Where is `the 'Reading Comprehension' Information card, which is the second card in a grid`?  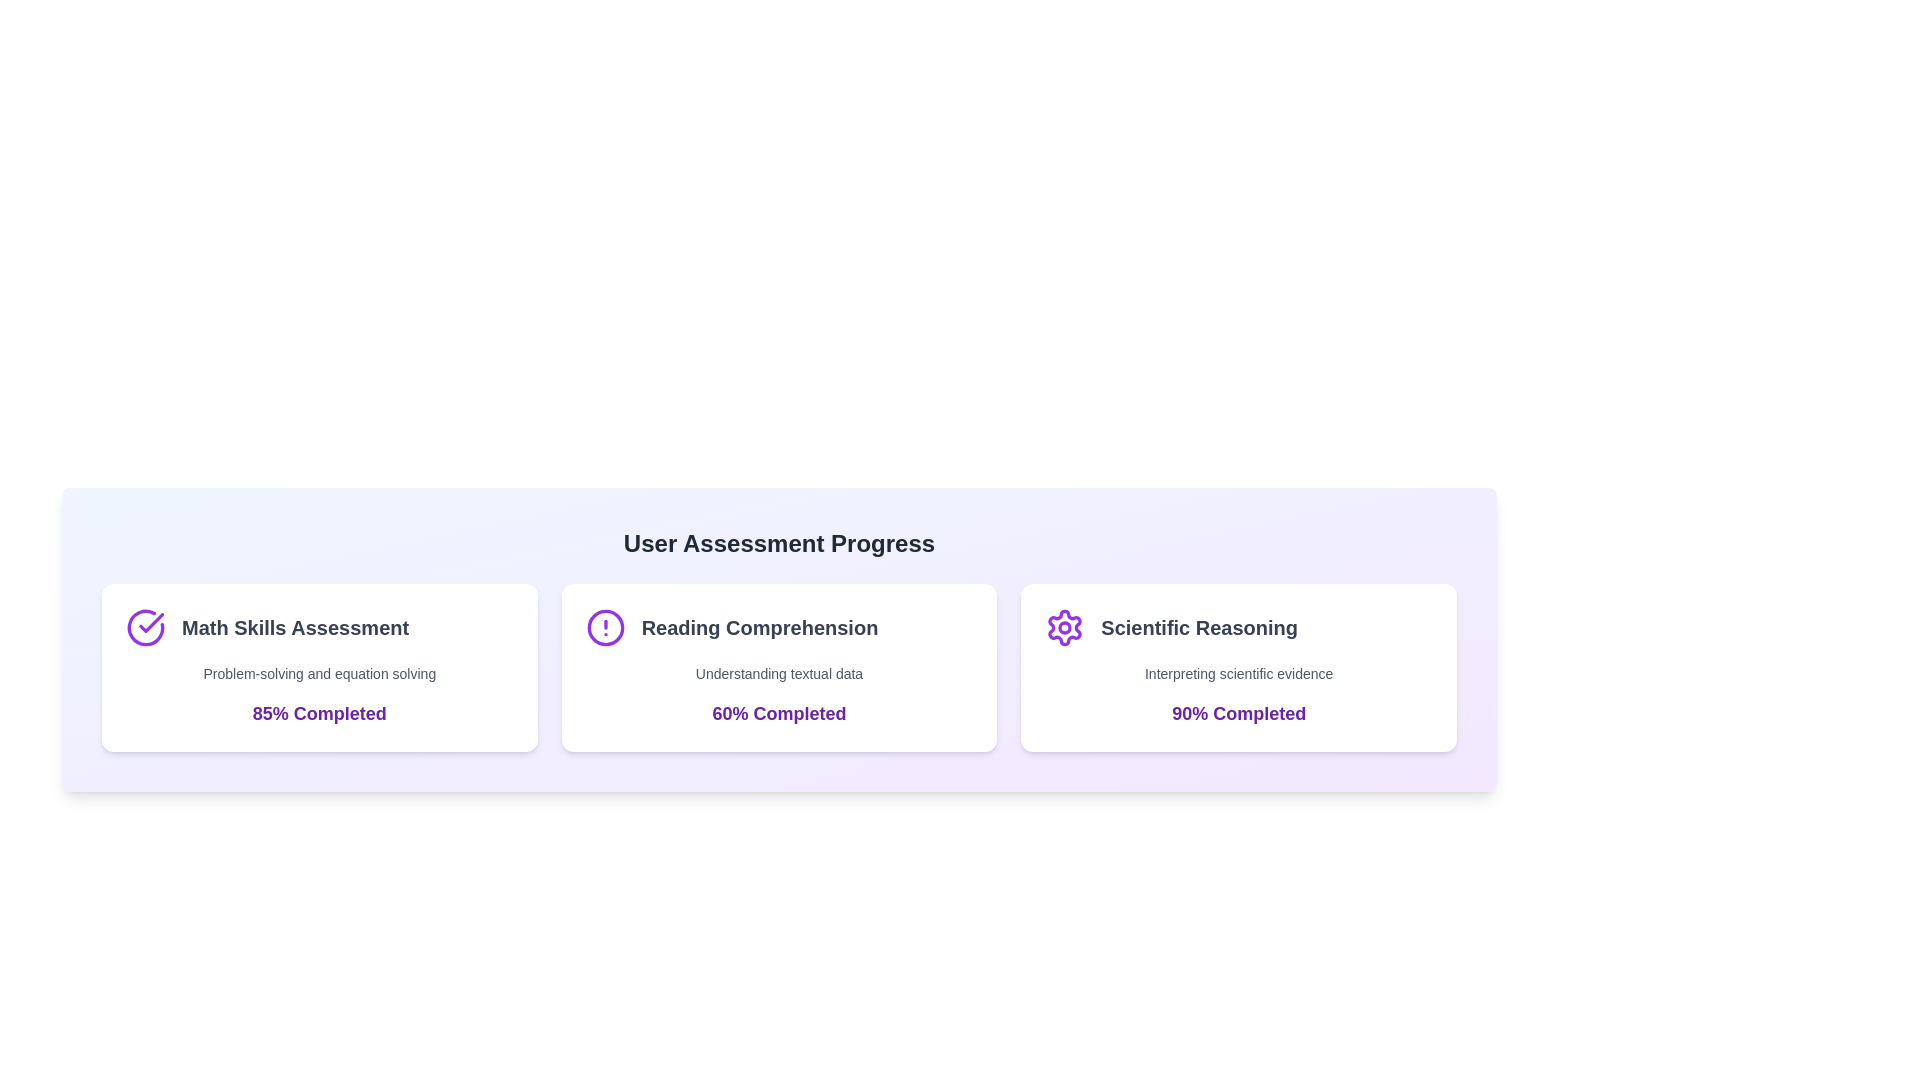 the 'Reading Comprehension' Information card, which is the second card in a grid is located at coordinates (778, 667).